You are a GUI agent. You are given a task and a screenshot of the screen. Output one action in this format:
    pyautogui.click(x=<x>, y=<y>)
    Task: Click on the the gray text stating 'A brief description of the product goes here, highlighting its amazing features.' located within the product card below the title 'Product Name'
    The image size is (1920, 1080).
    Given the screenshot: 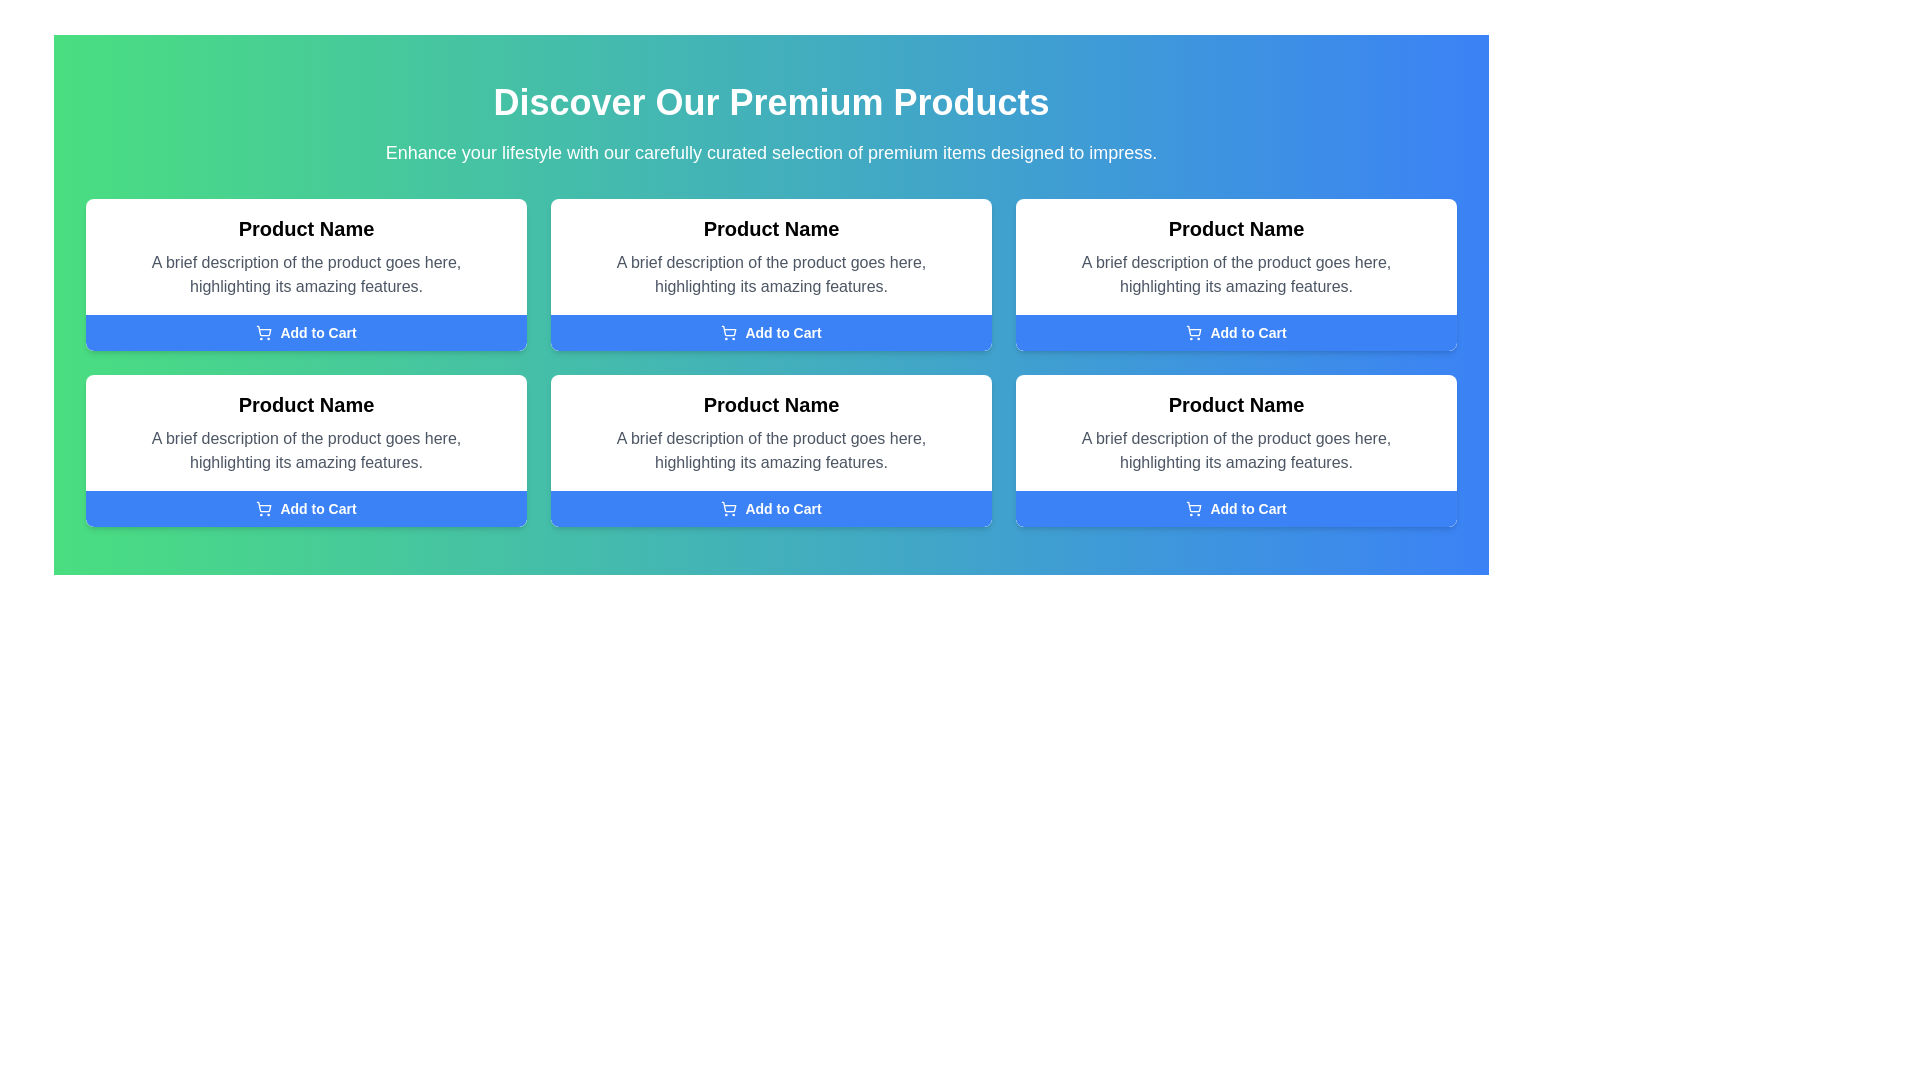 What is the action you would take?
    pyautogui.click(x=305, y=451)
    